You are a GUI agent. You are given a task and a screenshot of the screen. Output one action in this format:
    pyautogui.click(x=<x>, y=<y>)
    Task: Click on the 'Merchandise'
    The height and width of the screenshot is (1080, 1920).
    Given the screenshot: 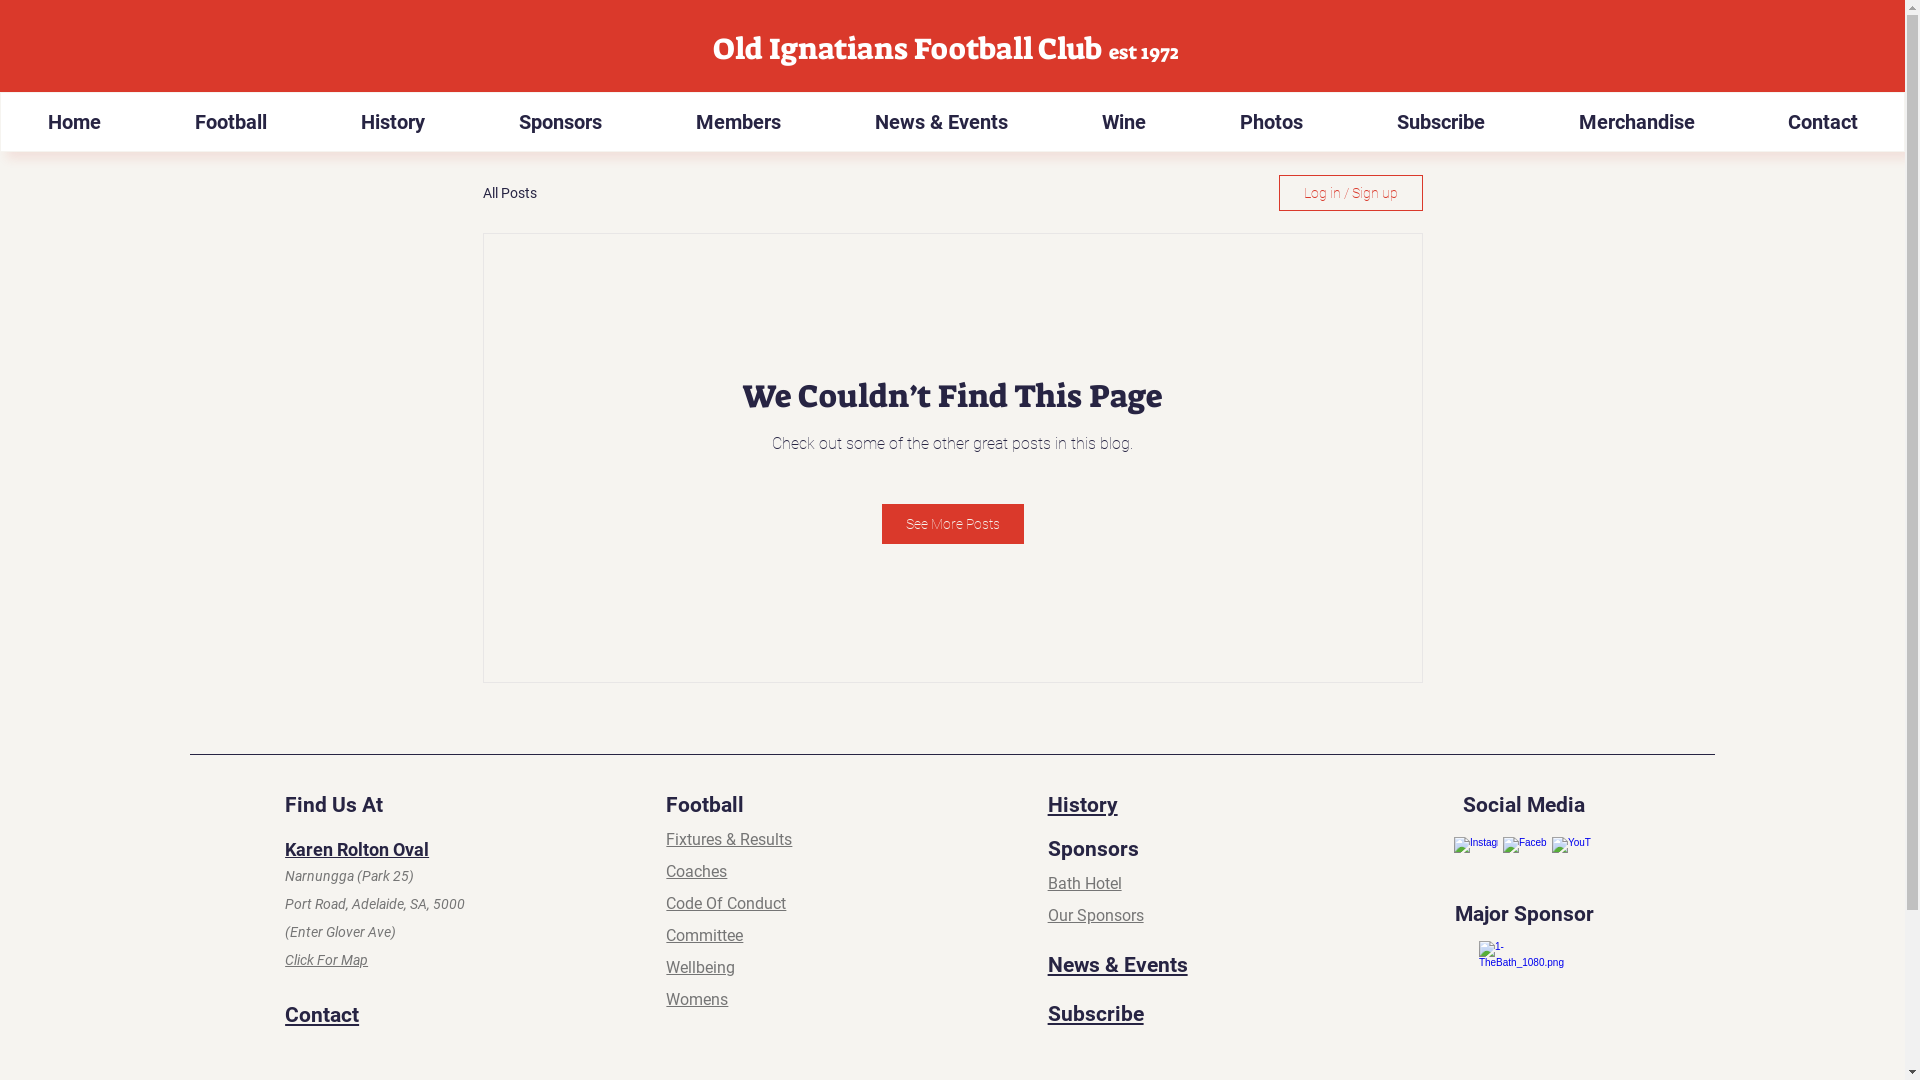 What is the action you would take?
    pyautogui.click(x=1636, y=122)
    